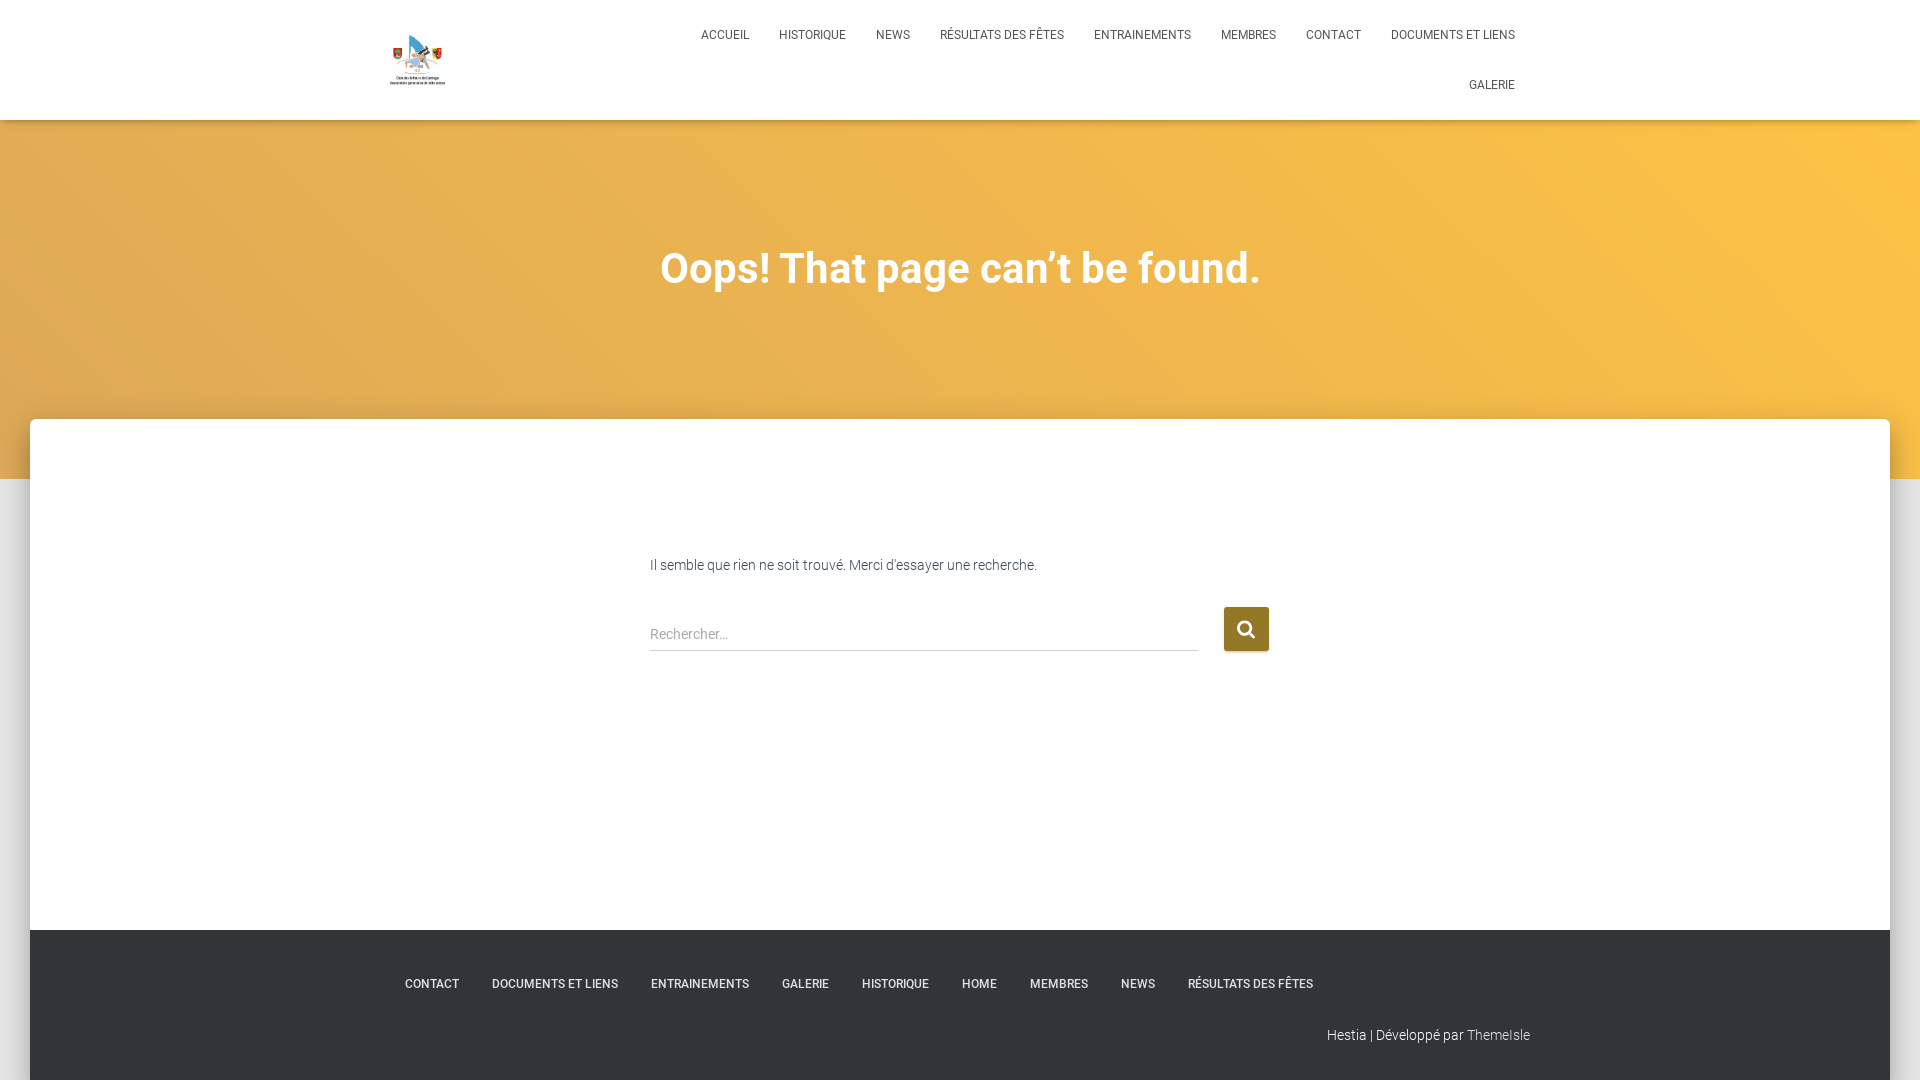  What do you see at coordinates (700, 983) in the screenshot?
I see `'ENTRAINEMENTS'` at bounding box center [700, 983].